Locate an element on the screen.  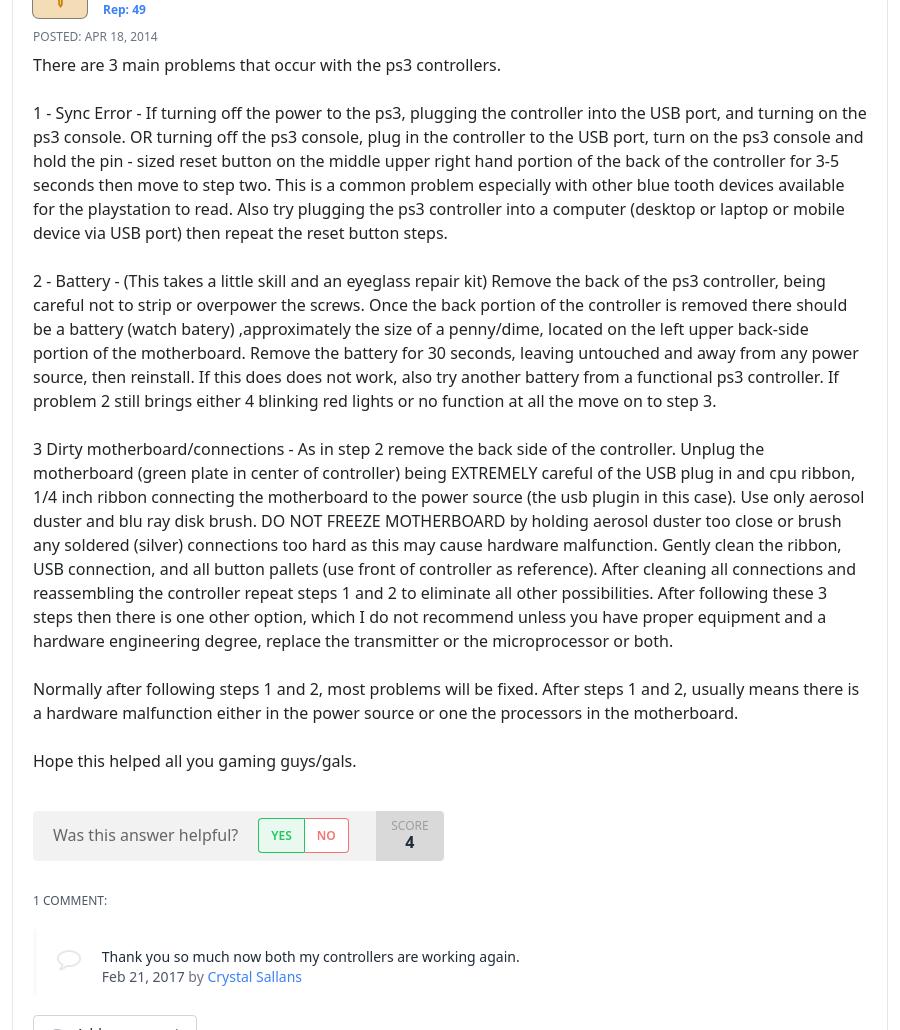
'2 - Battery -  (This takes a little skill and an eyeglass repair kit) Remove the back of the ps3 controller,  being careful not to strip or overpower the screws. Once the back portion of the controller is removed there should be a battery (watch batery) ,approximately the size of a penny/dime, located on the left upper back-side portion of the motherboard. Remove the battery for 30 seconds, leaving untouched and away from any power source, then reinstall.  If this does does not work, also try another battery from a functional ps3 controller. If problem 2 still brings either 4 blinking red lights or no function at all the move on to step 3.' is located at coordinates (32, 339).